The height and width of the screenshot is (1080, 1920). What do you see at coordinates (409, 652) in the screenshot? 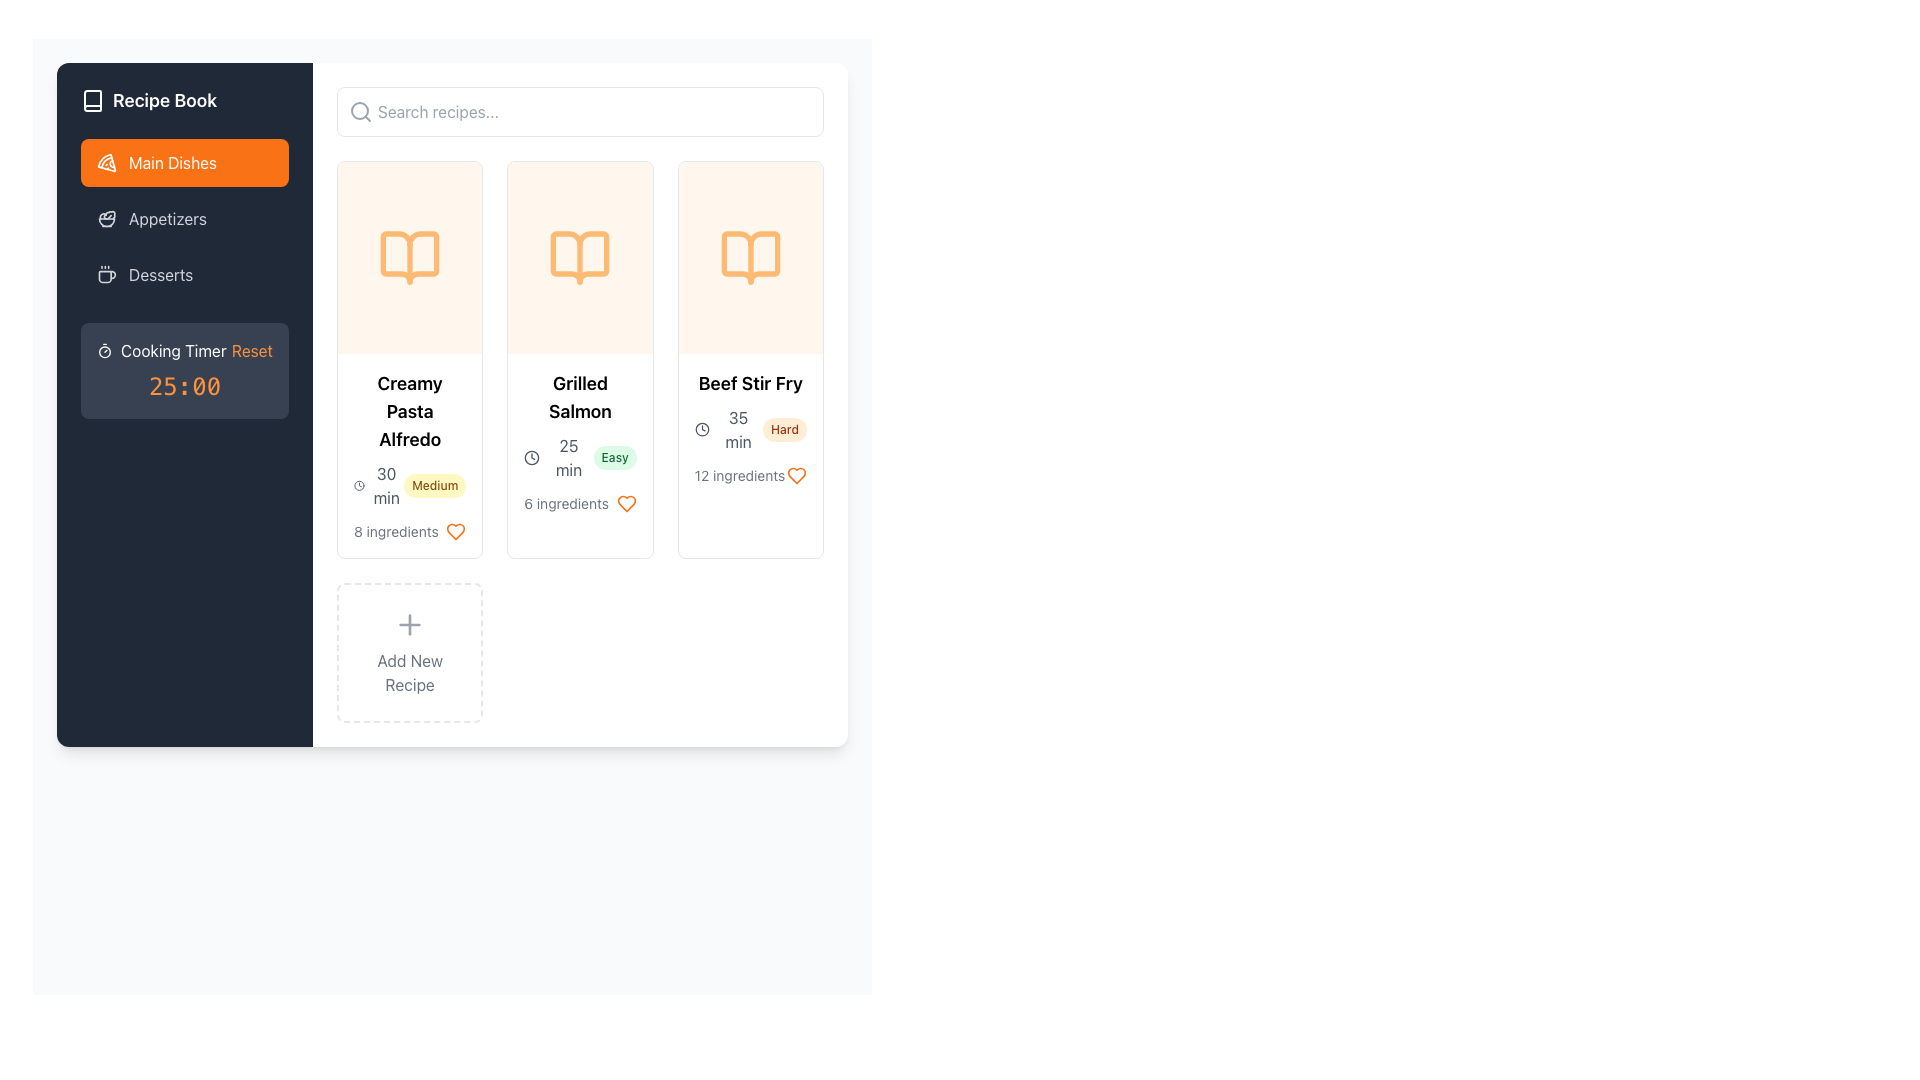
I see `the 'Add New Recipe' button with a dashed border and a centered '+' icon to change the border color` at bounding box center [409, 652].